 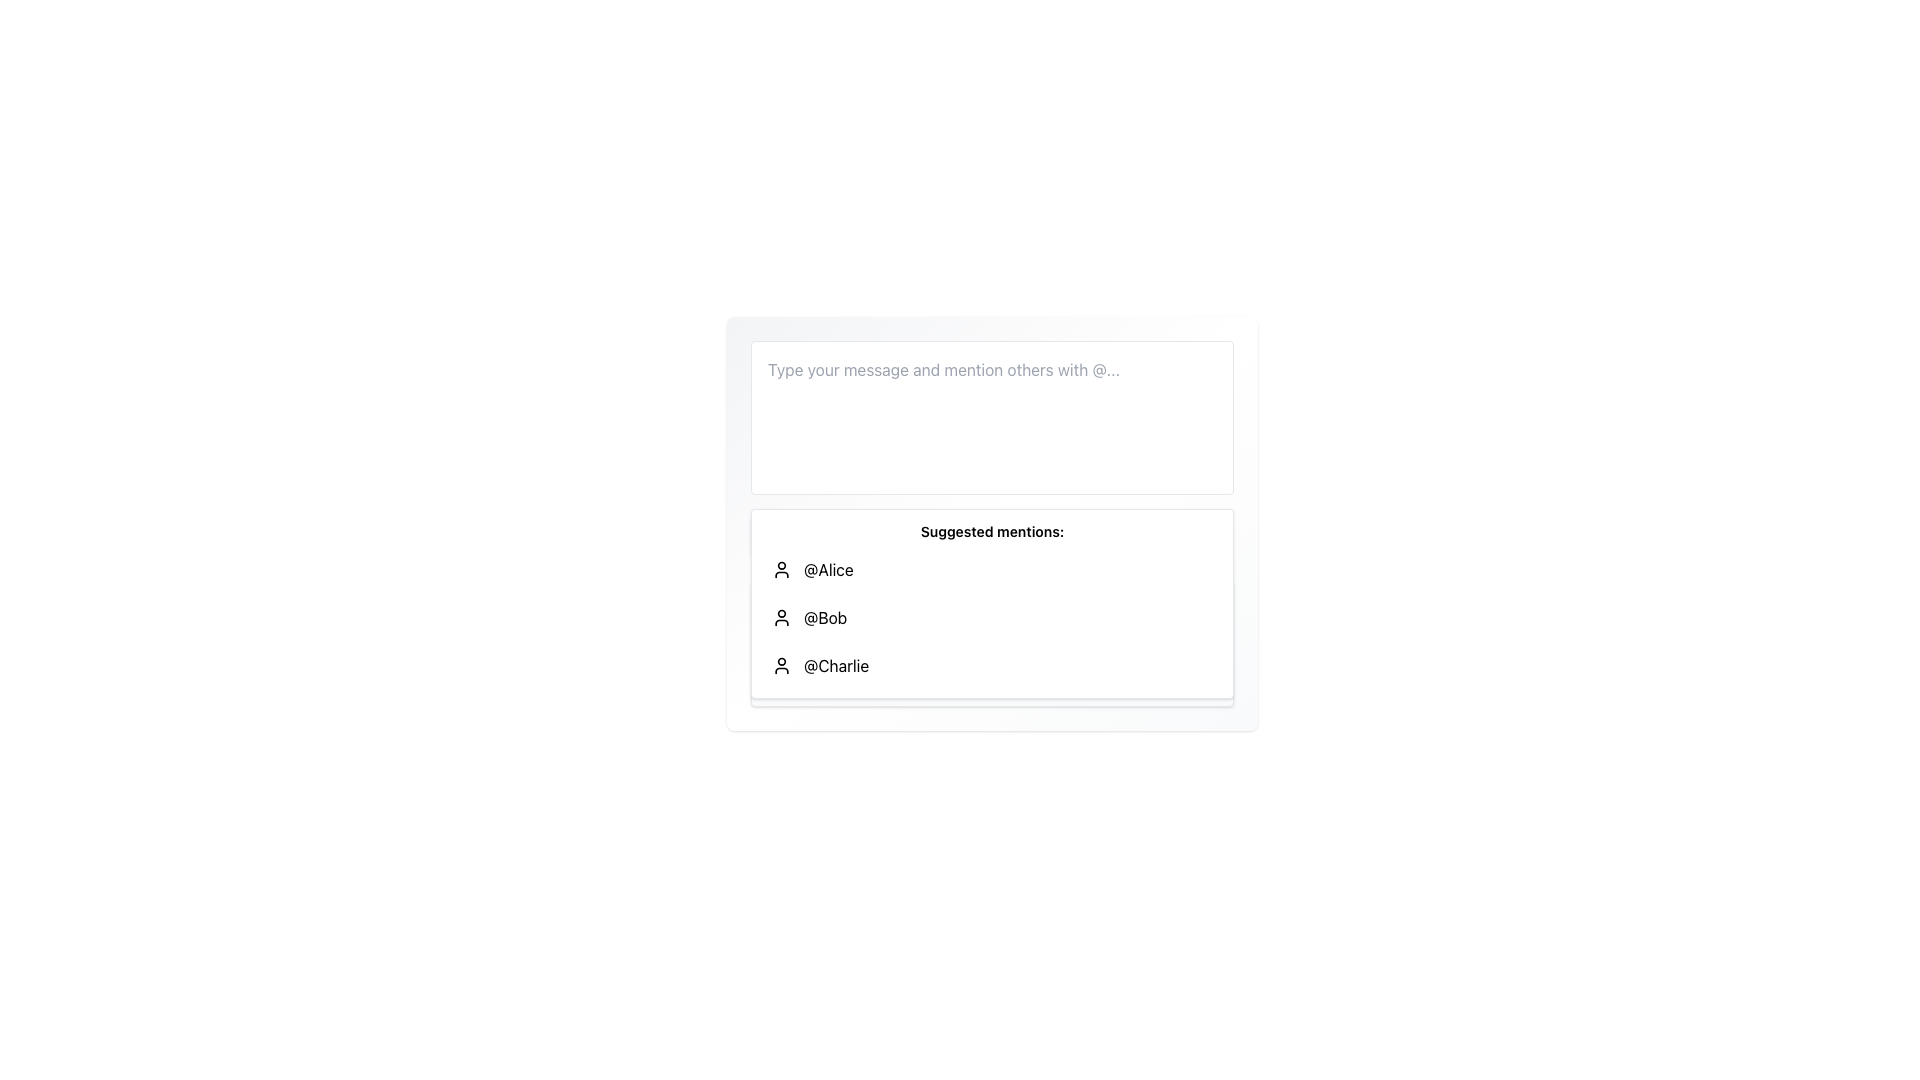 What do you see at coordinates (781, 616) in the screenshot?
I see `the user icon represented as a simplistic human figure with a circular head and a torso outline, which is positioned to the left of the '@Bob' mention in the suggested mentions dropdown for potential interaction` at bounding box center [781, 616].